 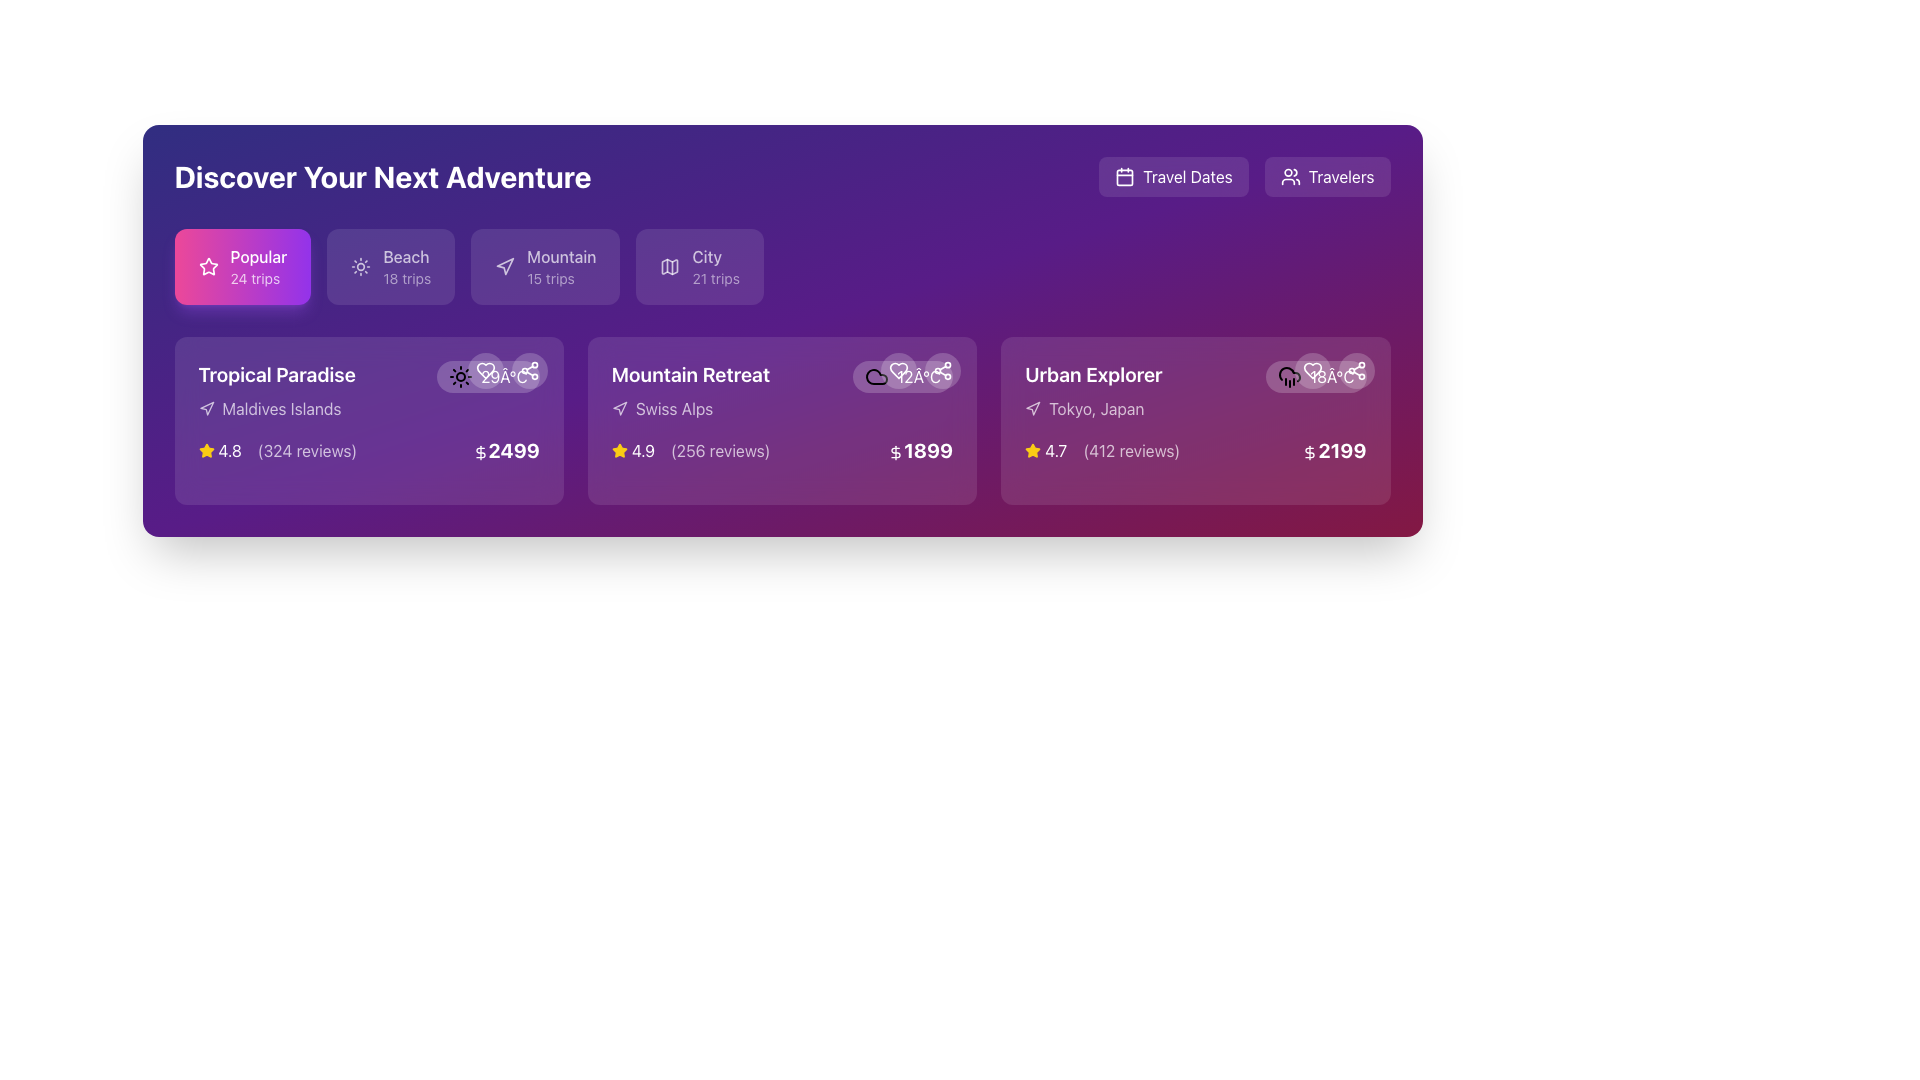 I want to click on rating and price displayed at the bottom section of the 'Tropical Paradise' card, which is the first item in the row of destination cards, so click(x=369, y=451).